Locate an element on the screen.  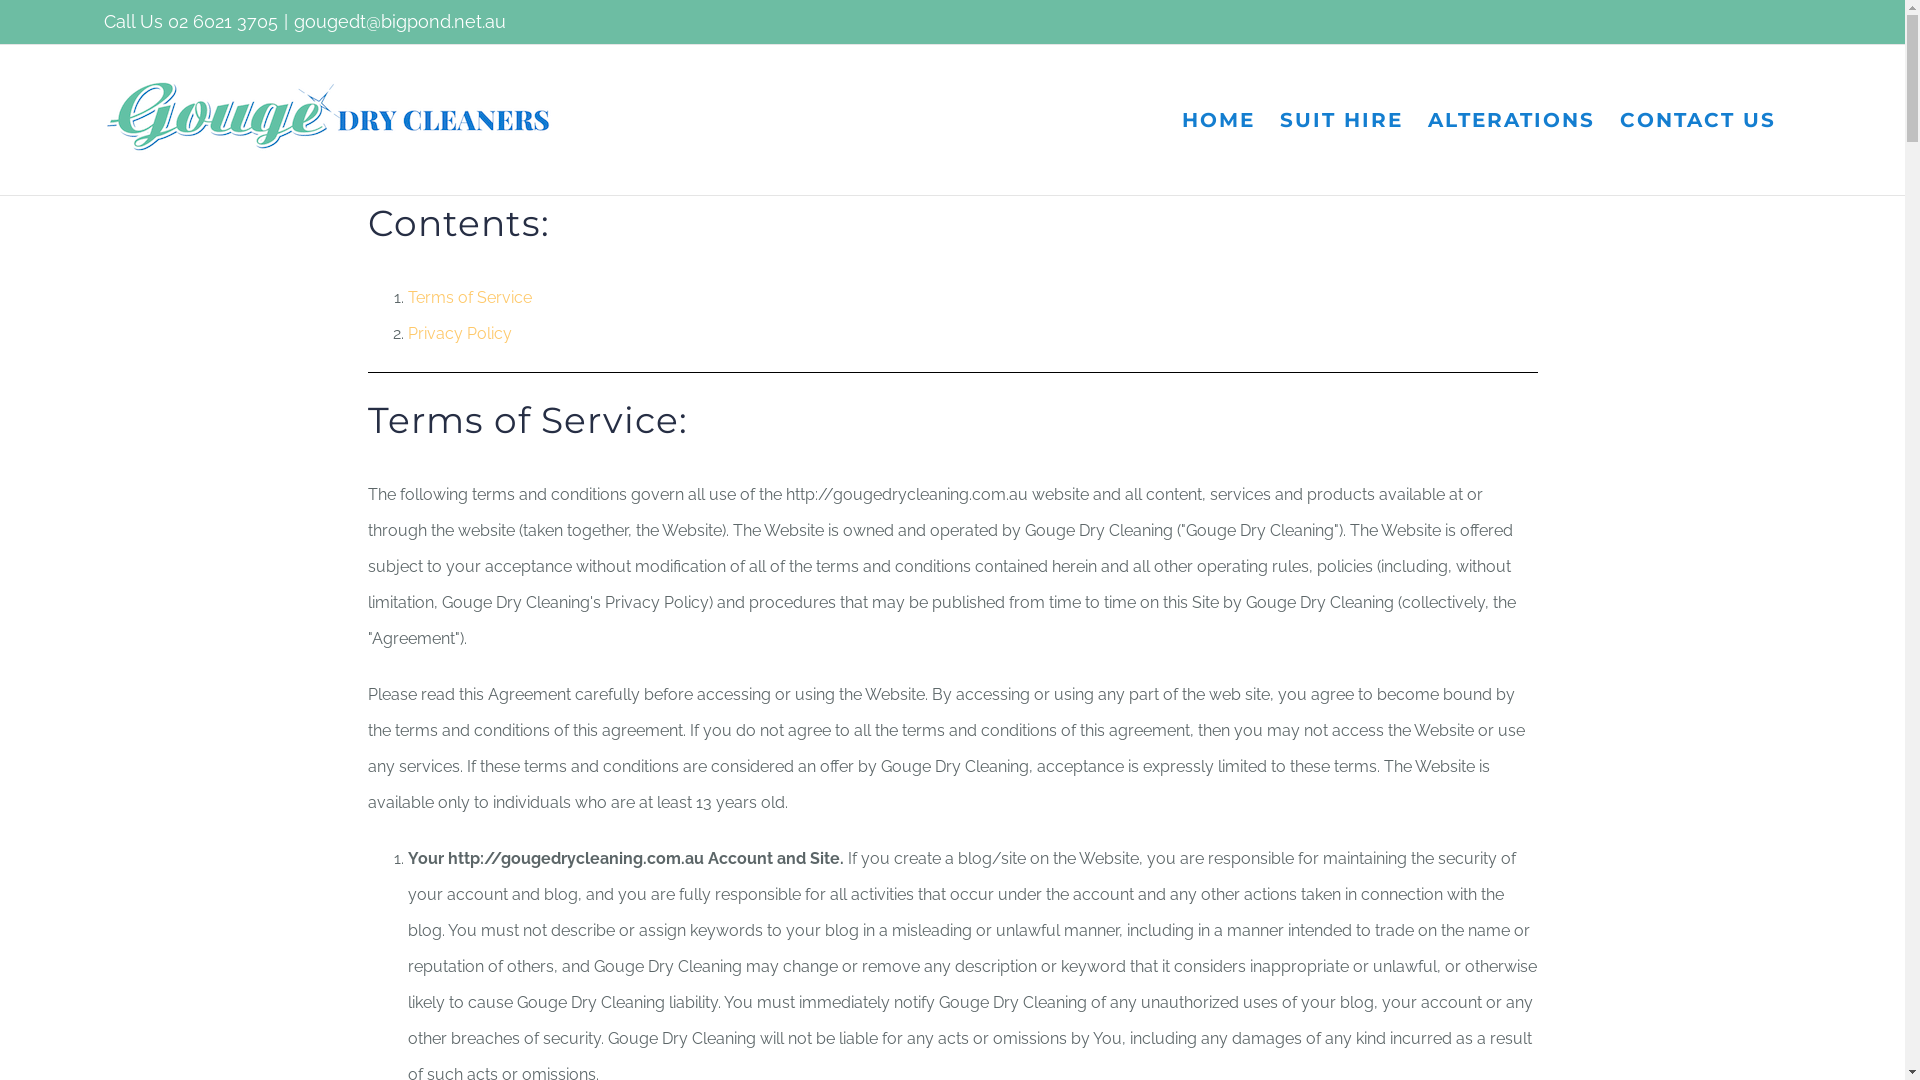
'SUIT HIRE' is located at coordinates (1341, 119).